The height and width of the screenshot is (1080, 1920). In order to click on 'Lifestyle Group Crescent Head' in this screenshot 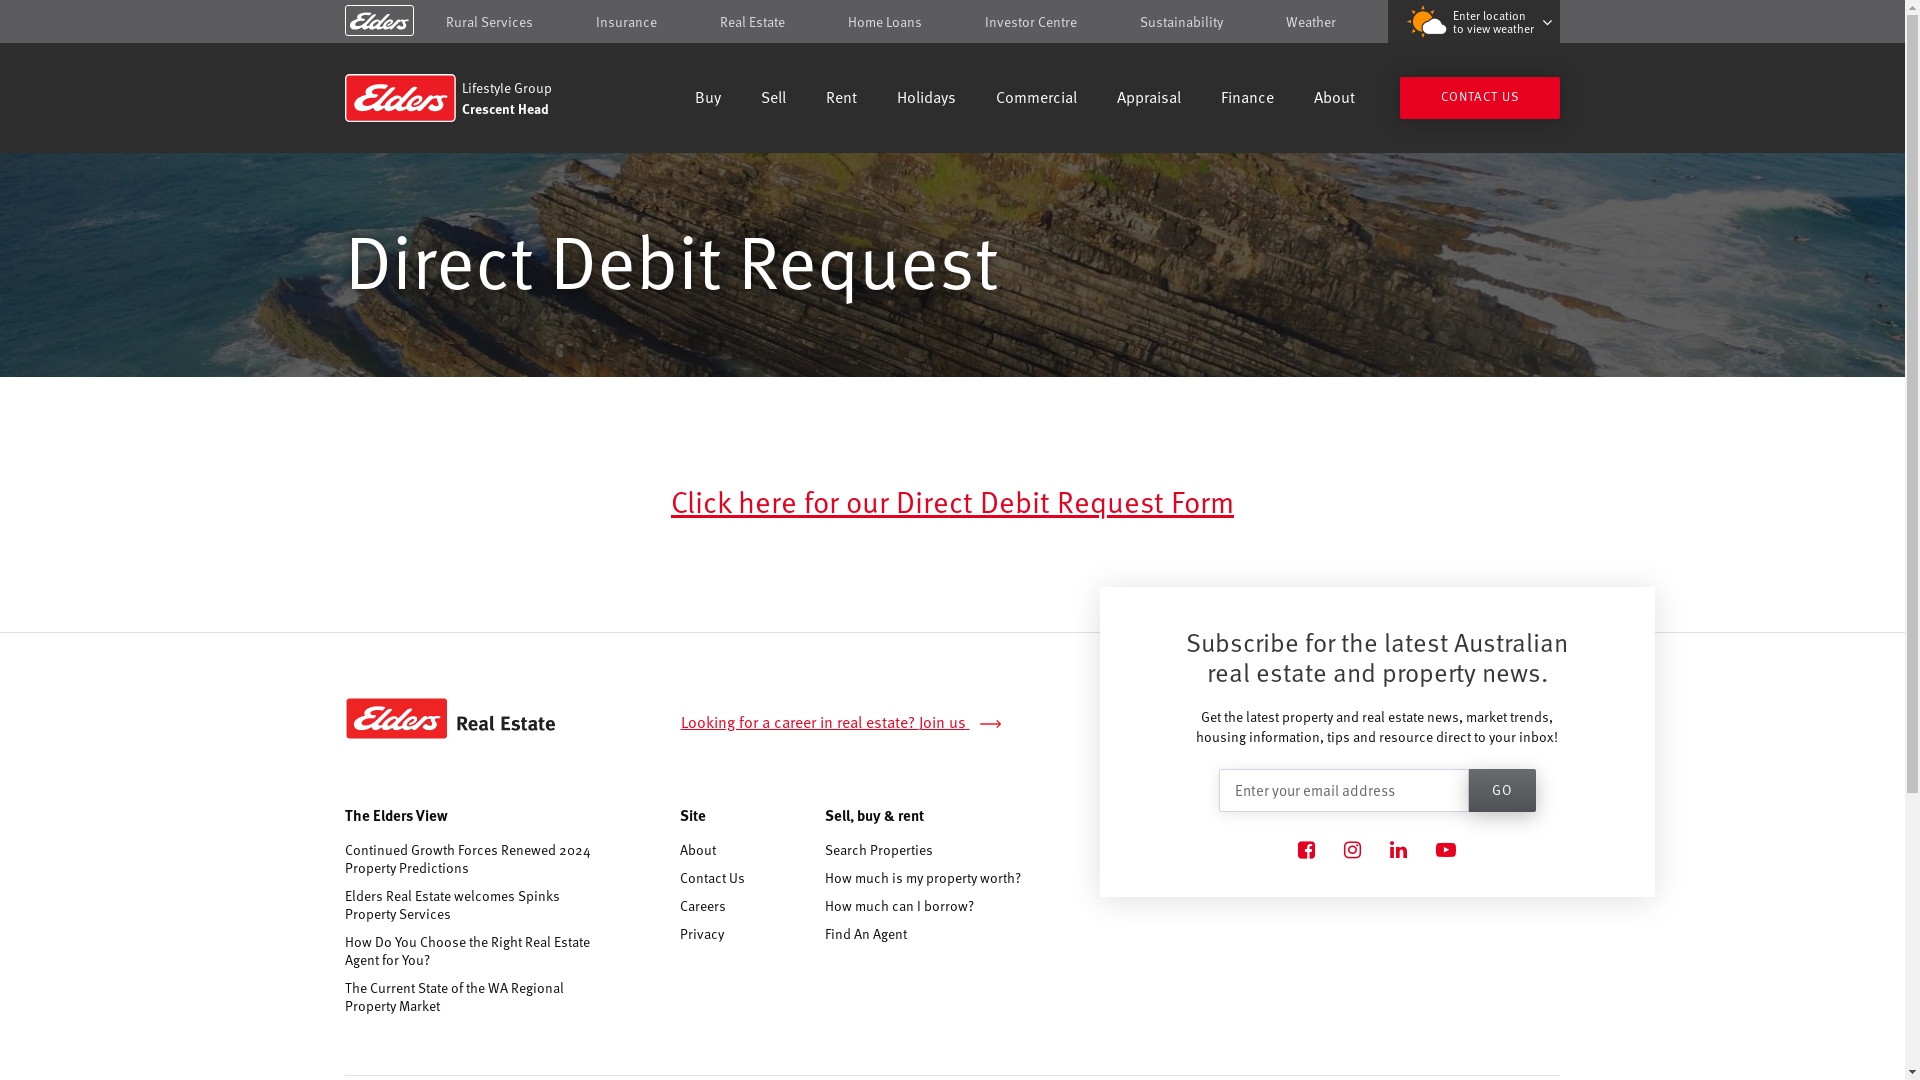, I will do `click(488, 97)`.